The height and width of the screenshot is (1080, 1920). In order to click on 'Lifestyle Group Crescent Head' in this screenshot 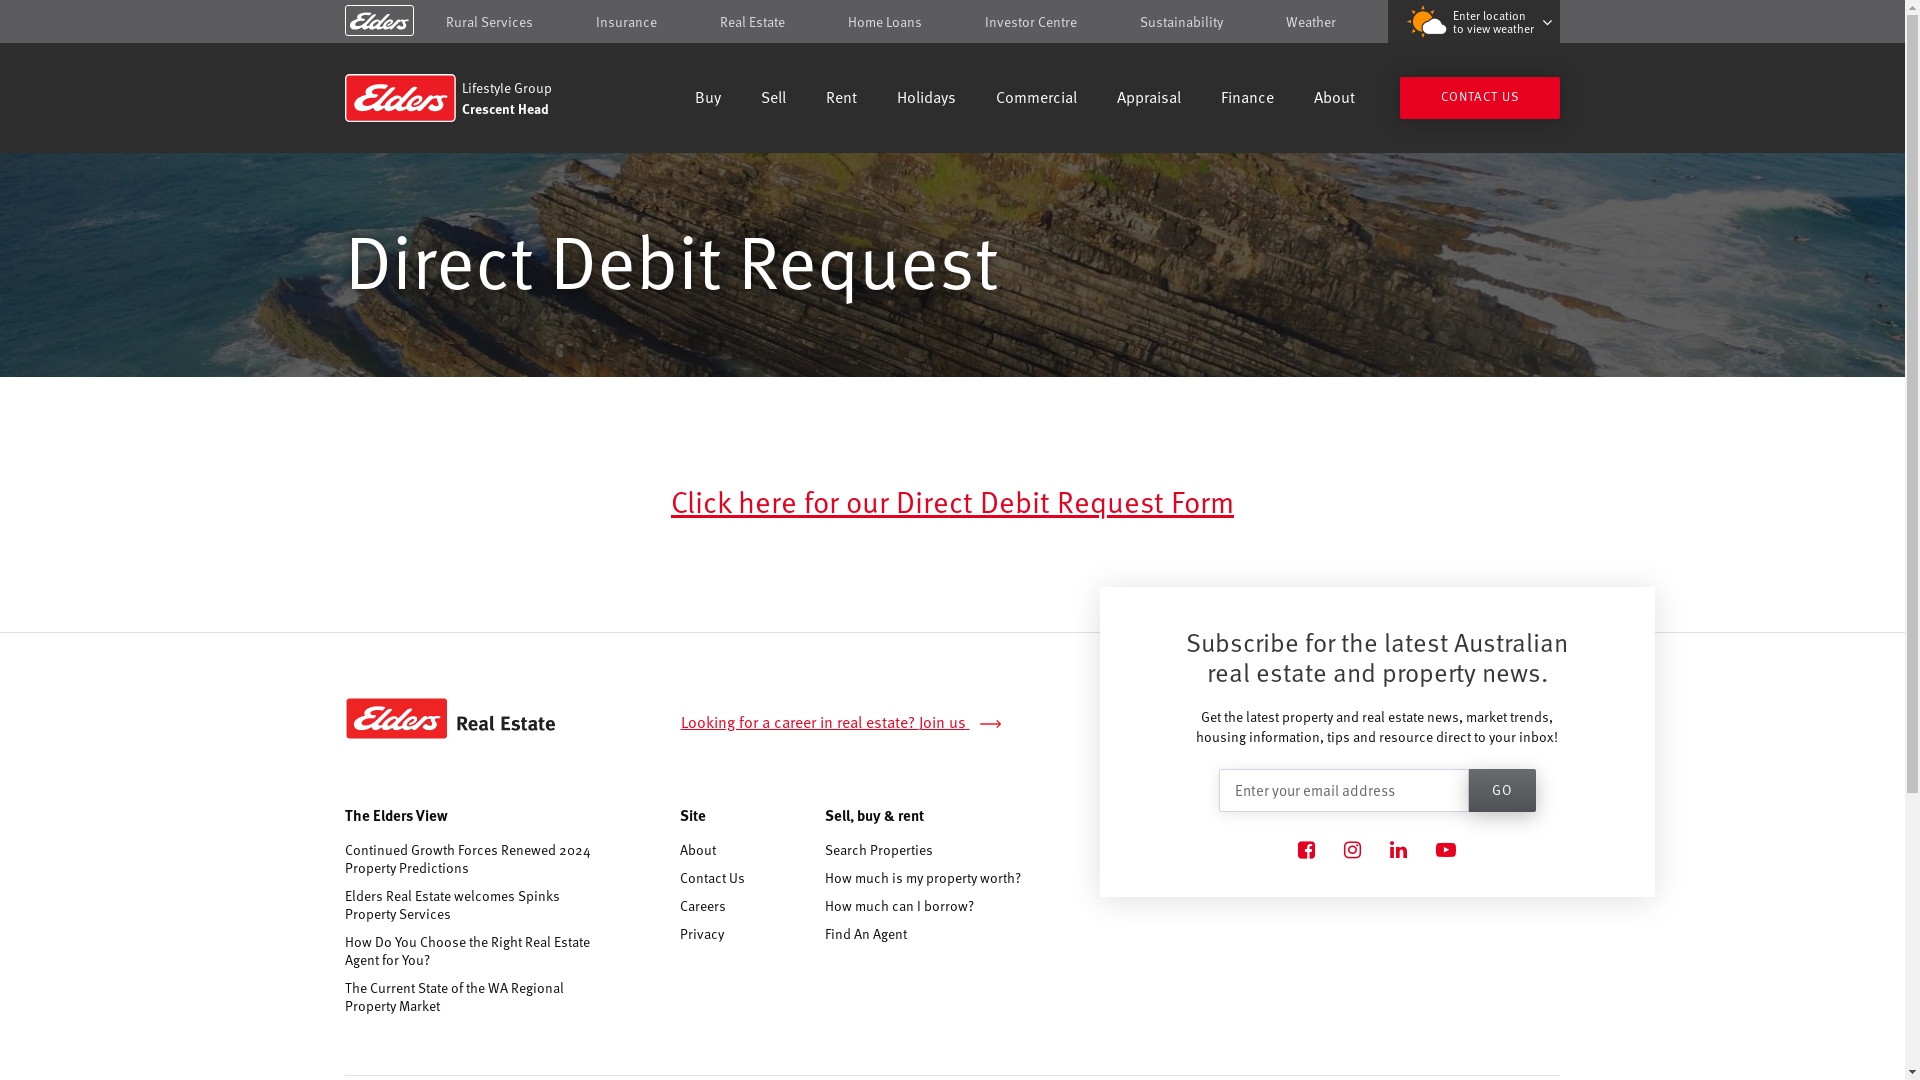, I will do `click(488, 97)`.